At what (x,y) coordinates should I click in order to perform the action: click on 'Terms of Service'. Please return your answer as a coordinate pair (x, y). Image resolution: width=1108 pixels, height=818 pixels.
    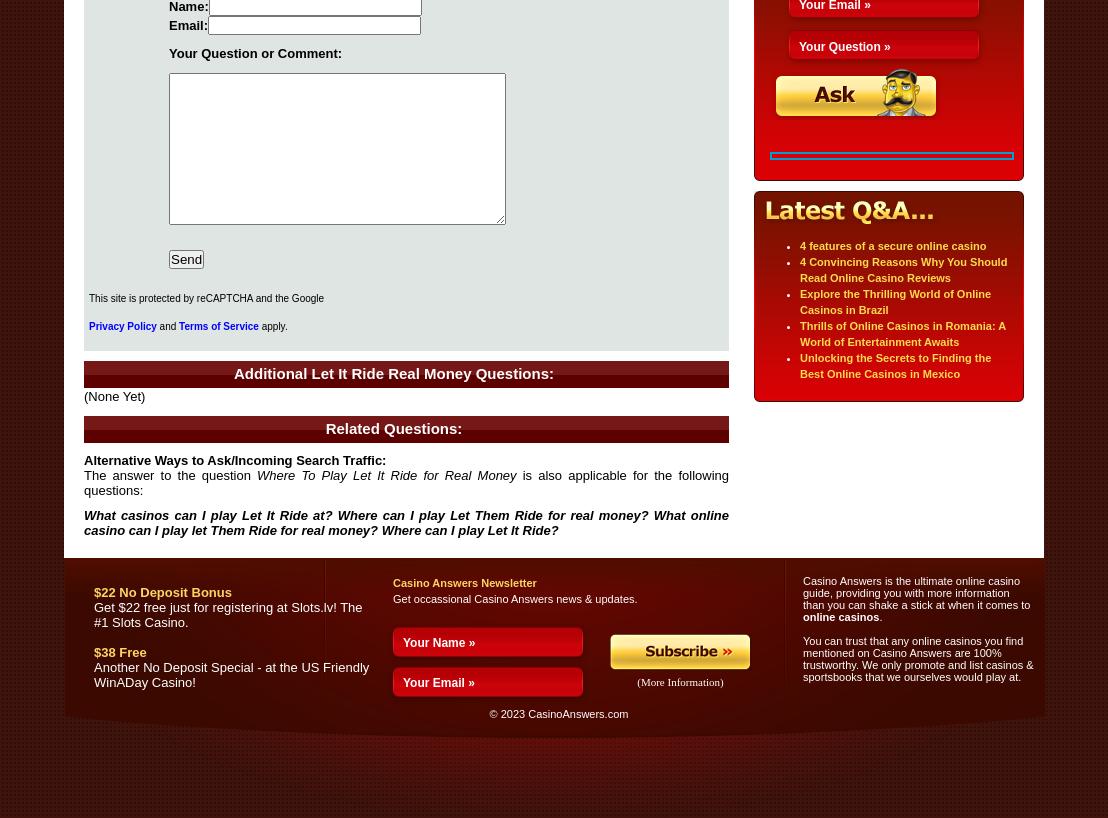
    Looking at the image, I should click on (218, 325).